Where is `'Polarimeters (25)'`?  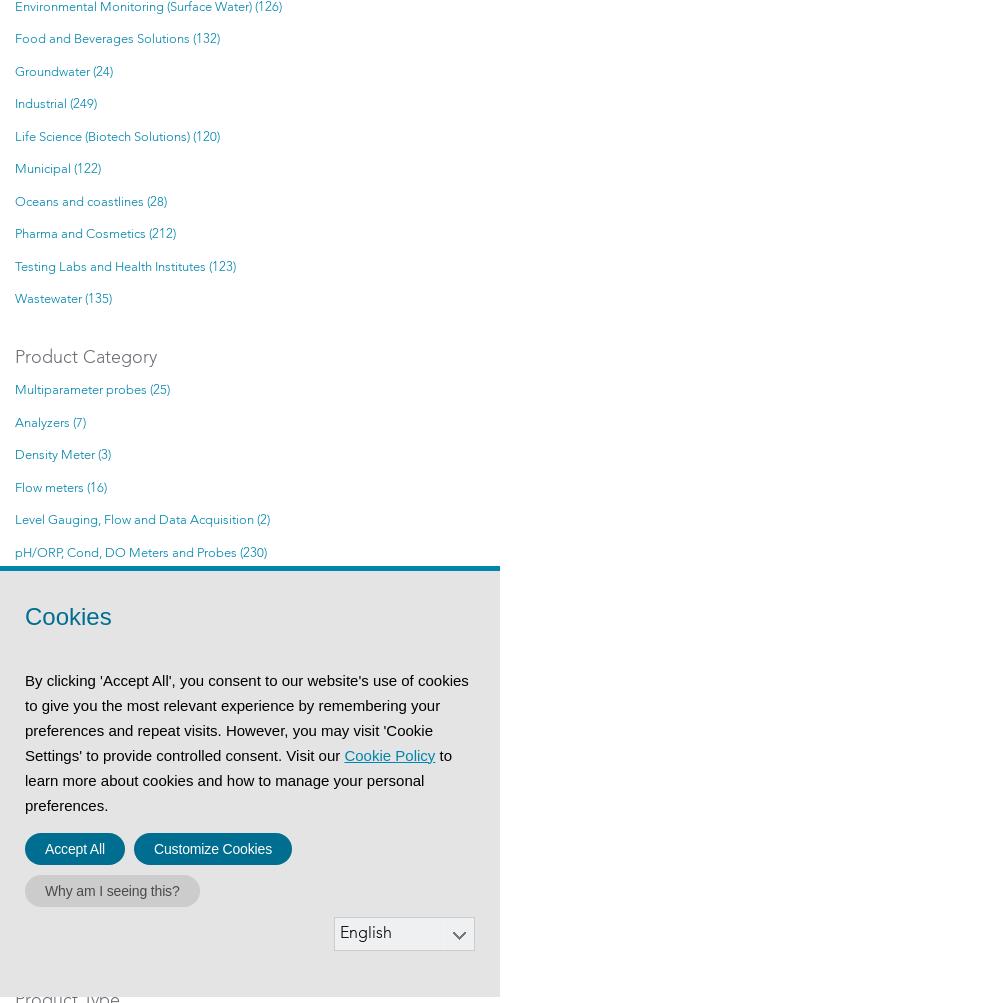
'Polarimeters (25)' is located at coordinates (61, 617).